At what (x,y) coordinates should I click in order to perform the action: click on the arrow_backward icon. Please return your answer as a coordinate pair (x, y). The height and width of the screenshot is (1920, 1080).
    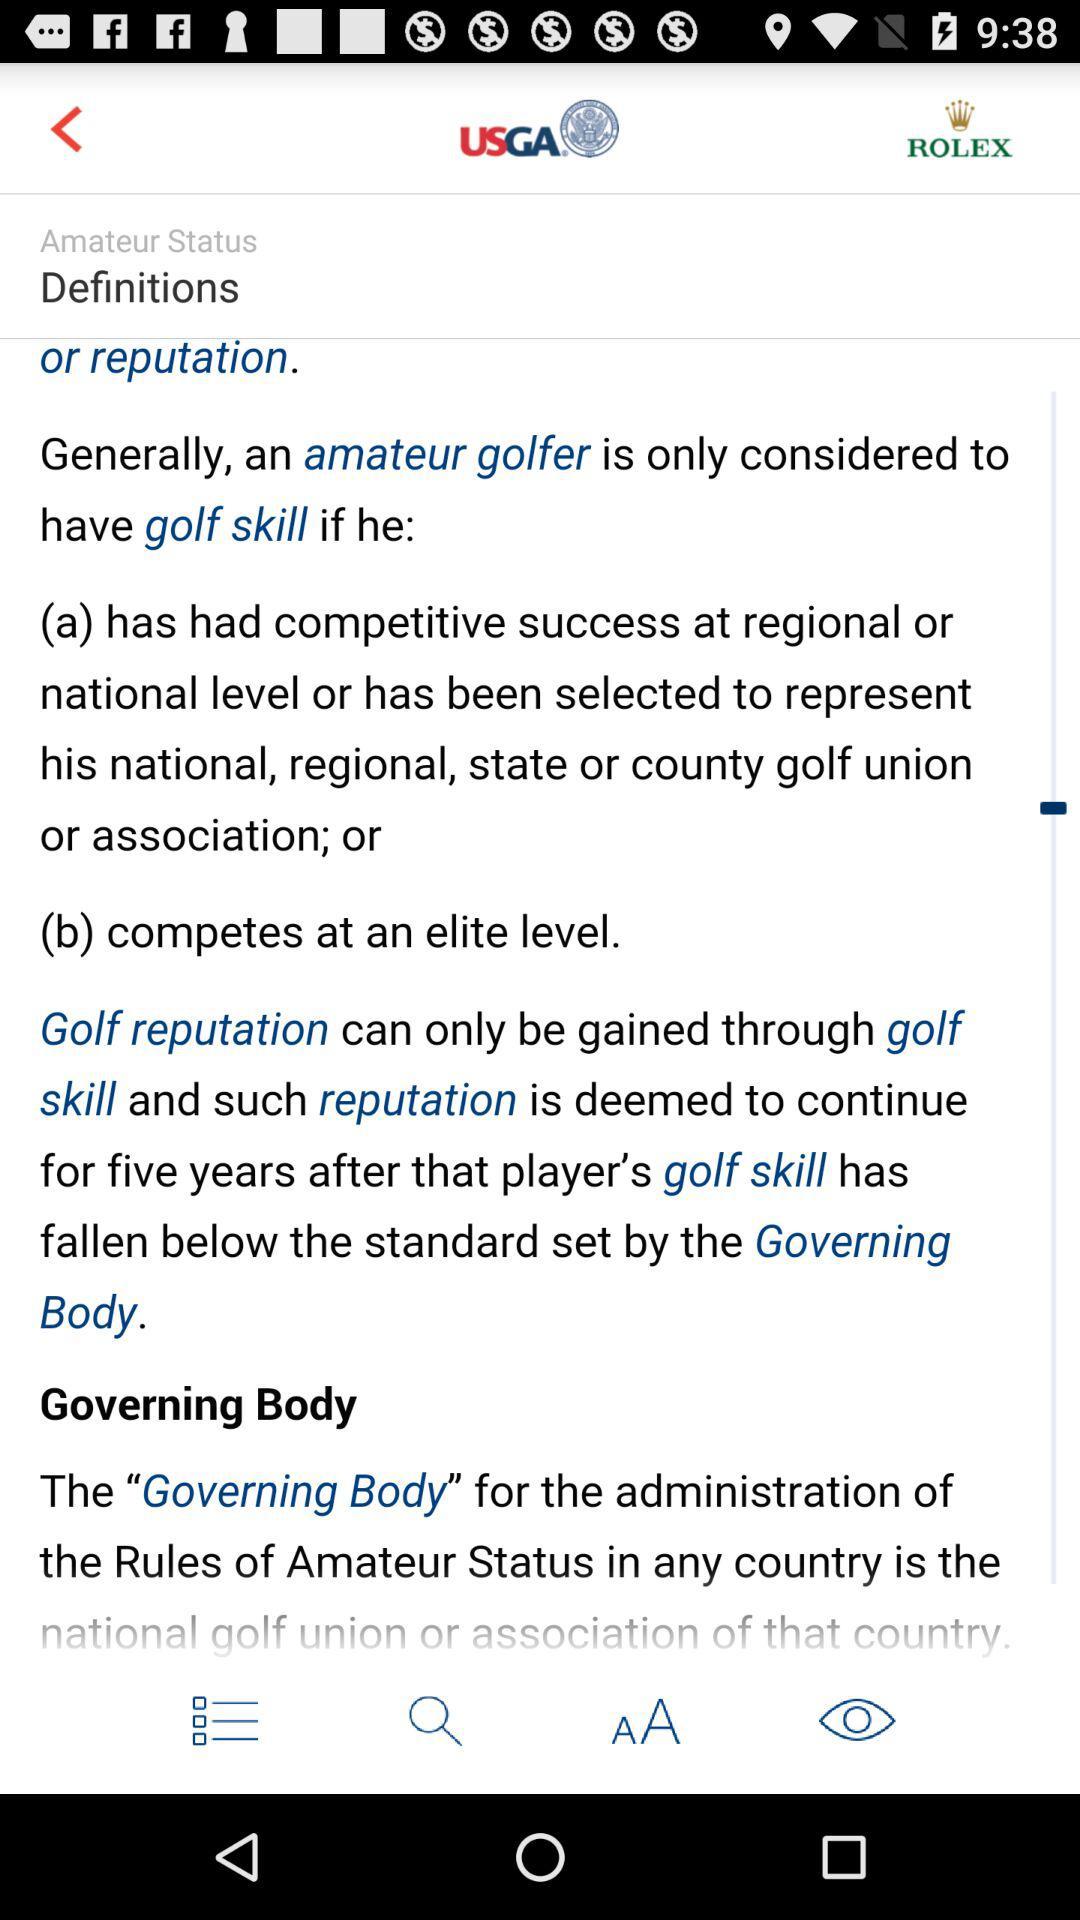
    Looking at the image, I should click on (64, 136).